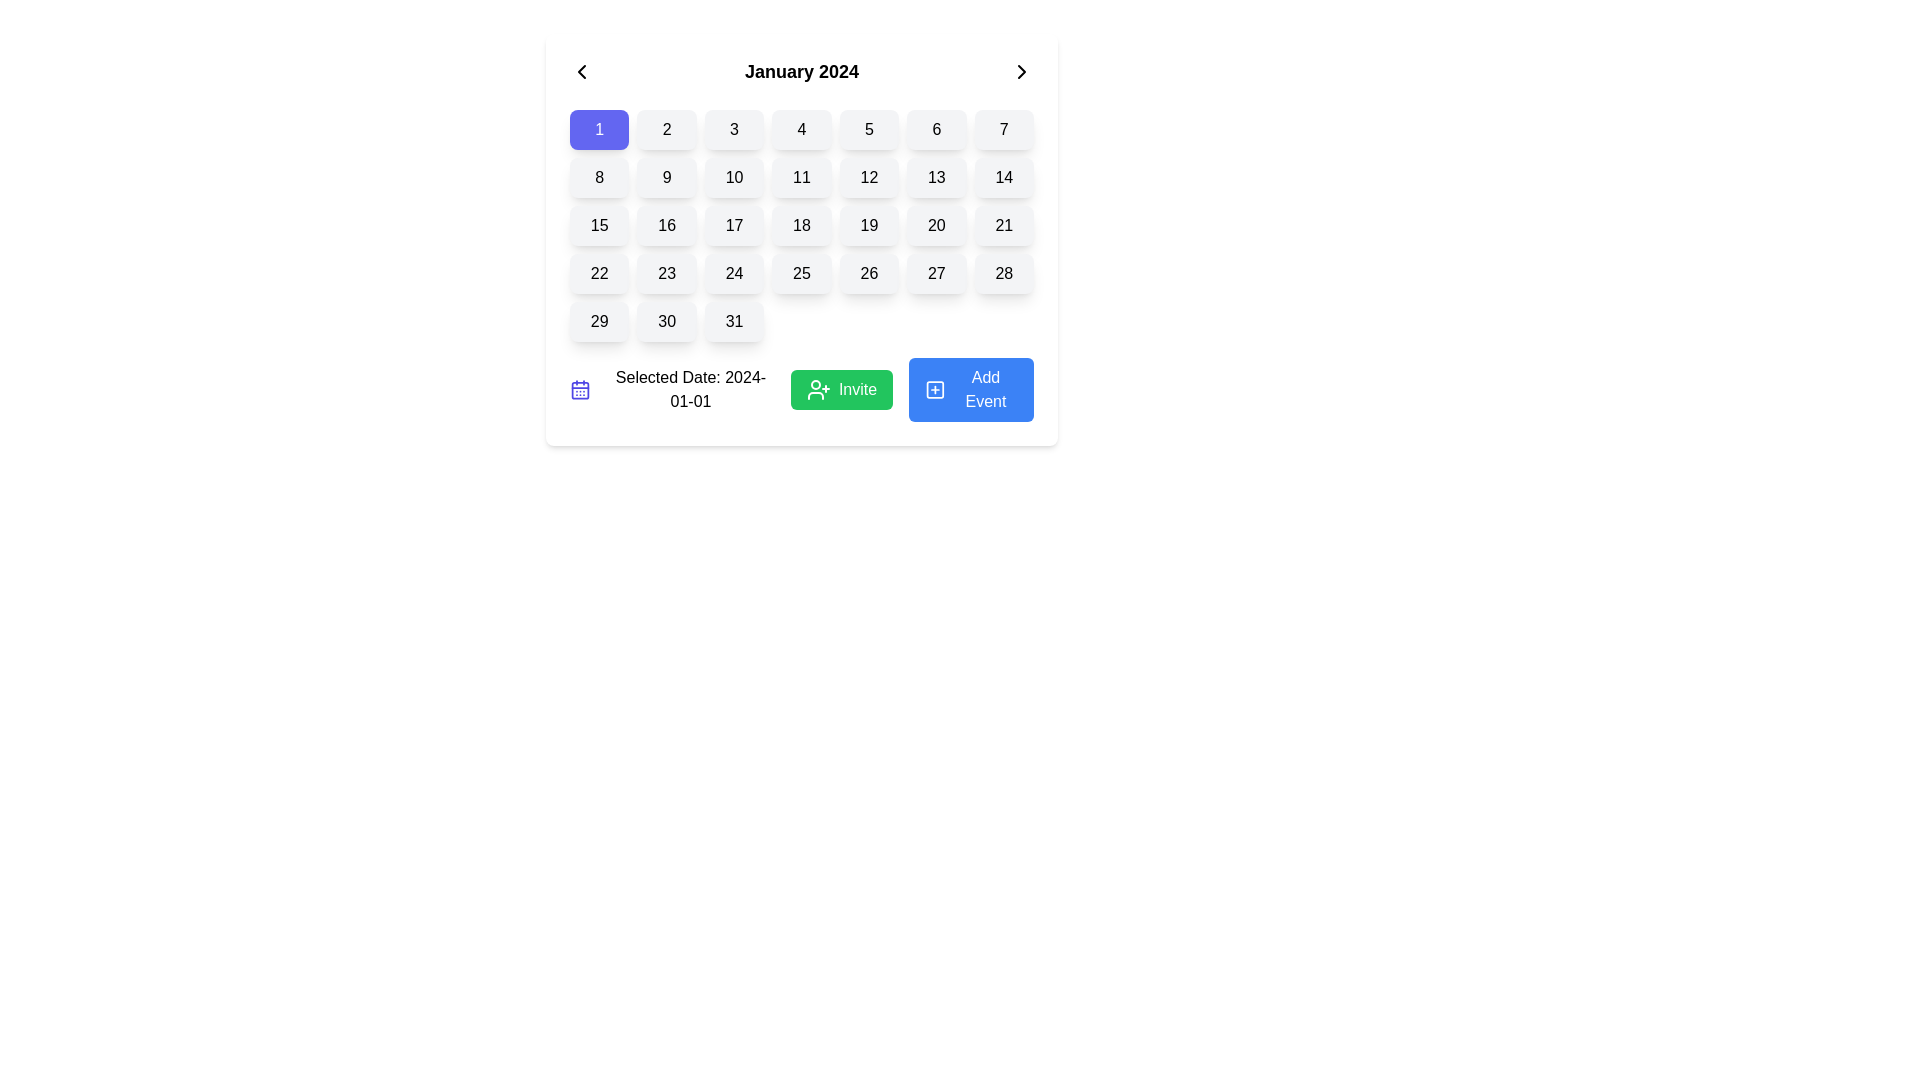 This screenshot has height=1080, width=1920. Describe the element at coordinates (801, 225) in the screenshot. I see `the square button with a light gray background and the number '18' in bold black font` at that location.